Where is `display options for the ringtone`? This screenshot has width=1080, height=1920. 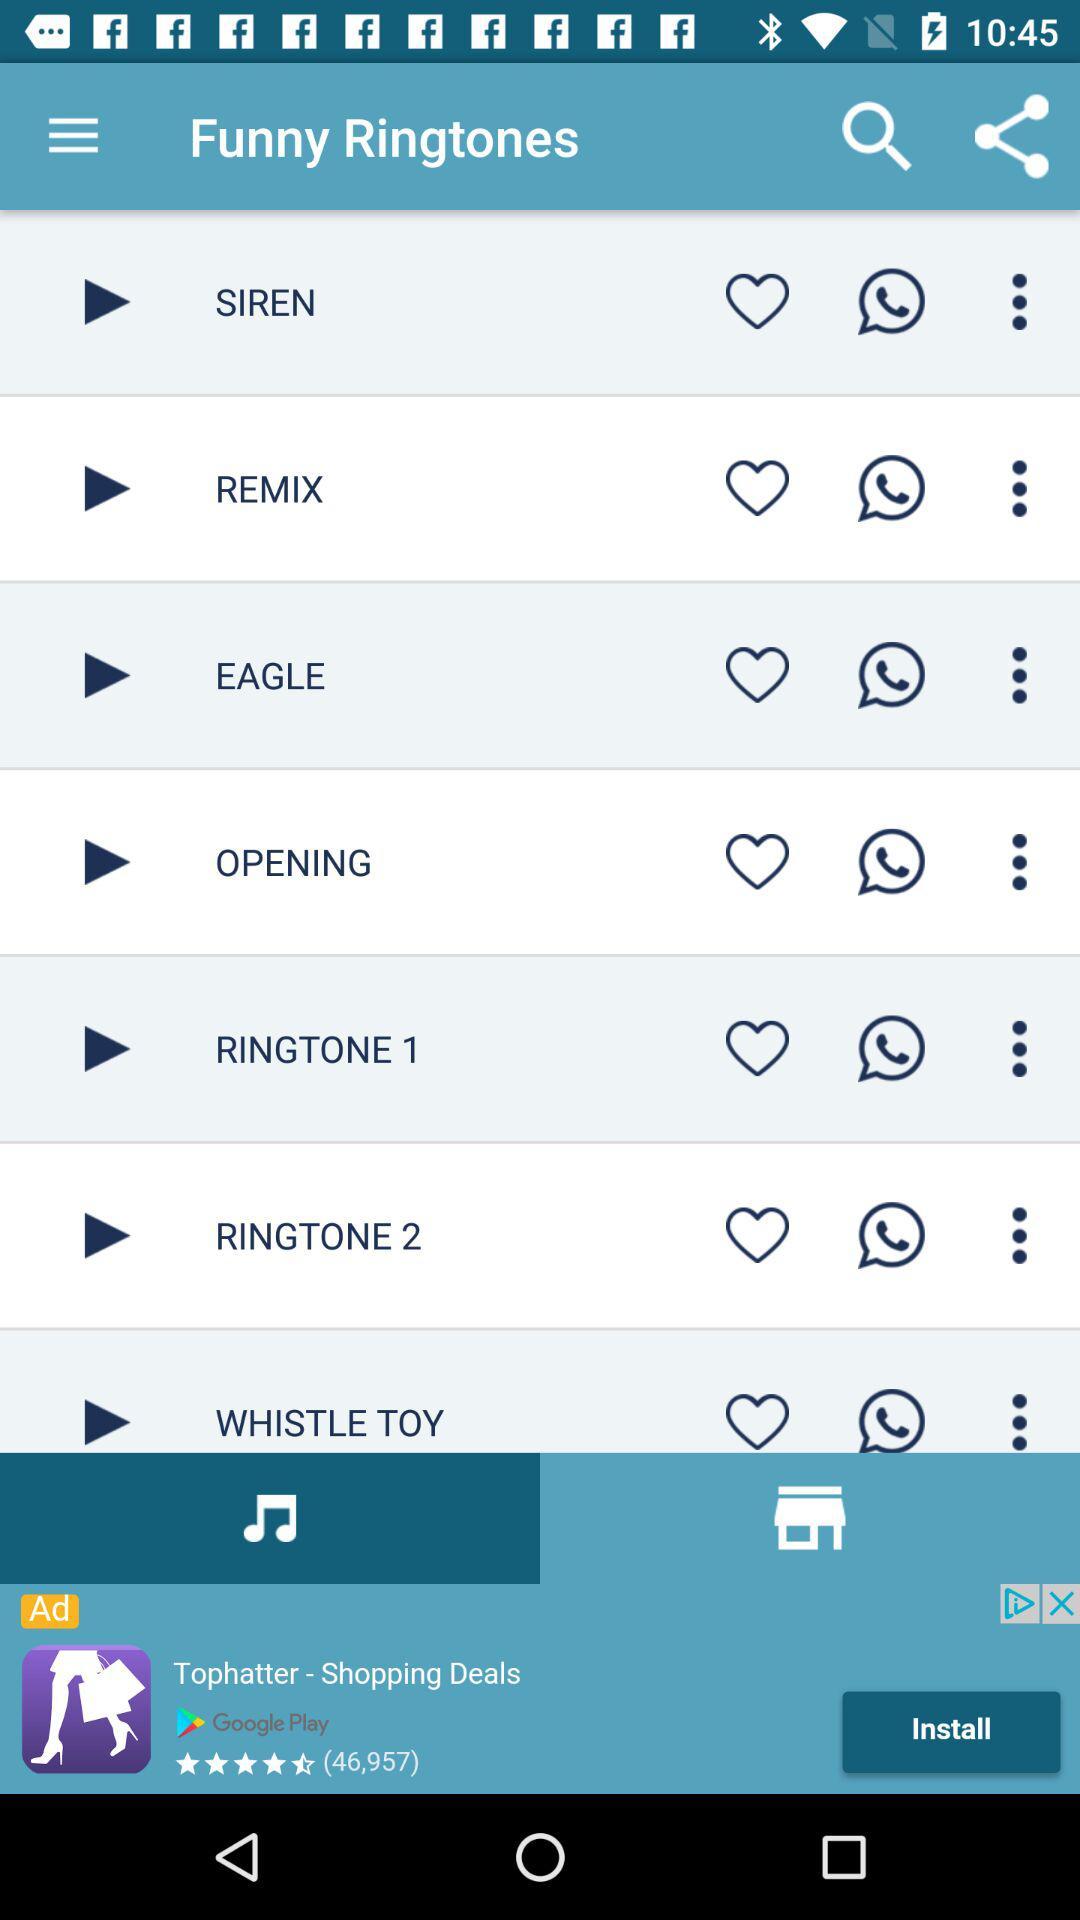 display options for the ringtone is located at coordinates (1019, 488).